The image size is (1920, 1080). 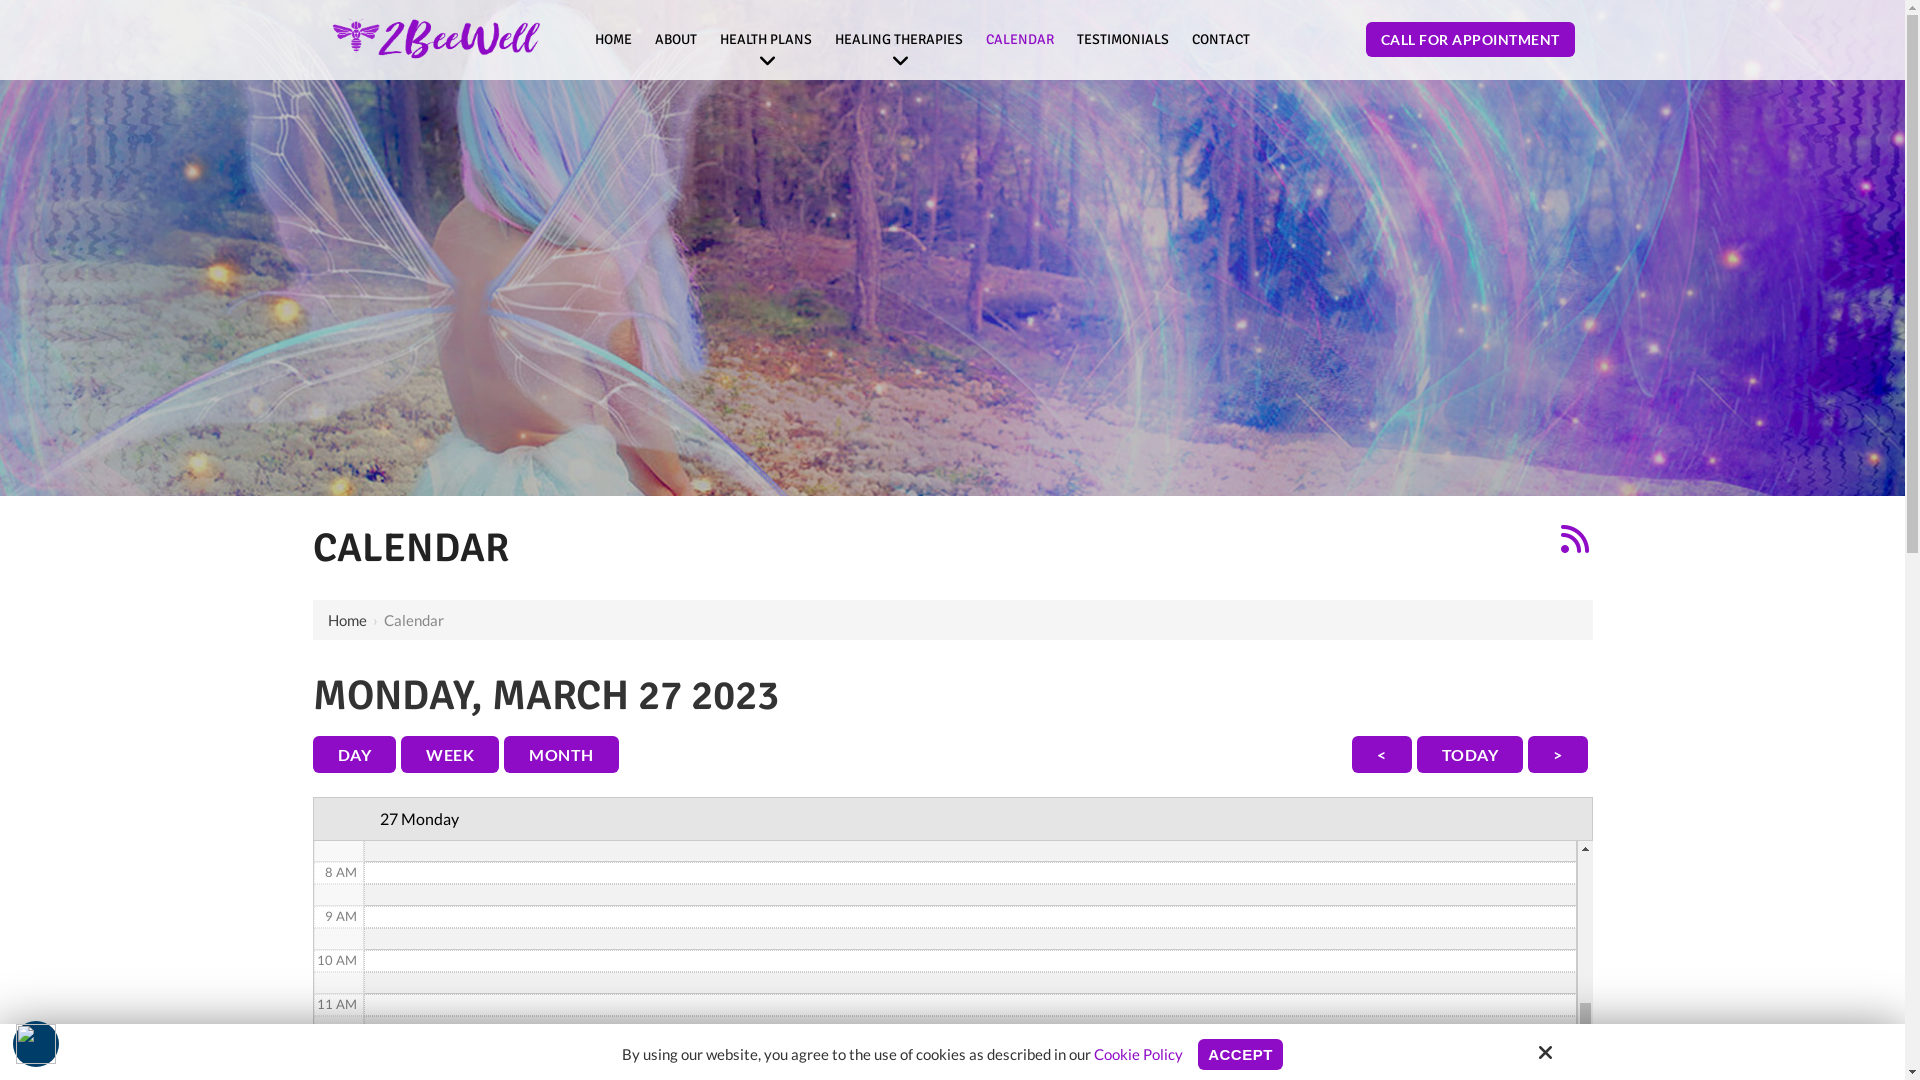 What do you see at coordinates (612, 39) in the screenshot?
I see `'HOME'` at bounding box center [612, 39].